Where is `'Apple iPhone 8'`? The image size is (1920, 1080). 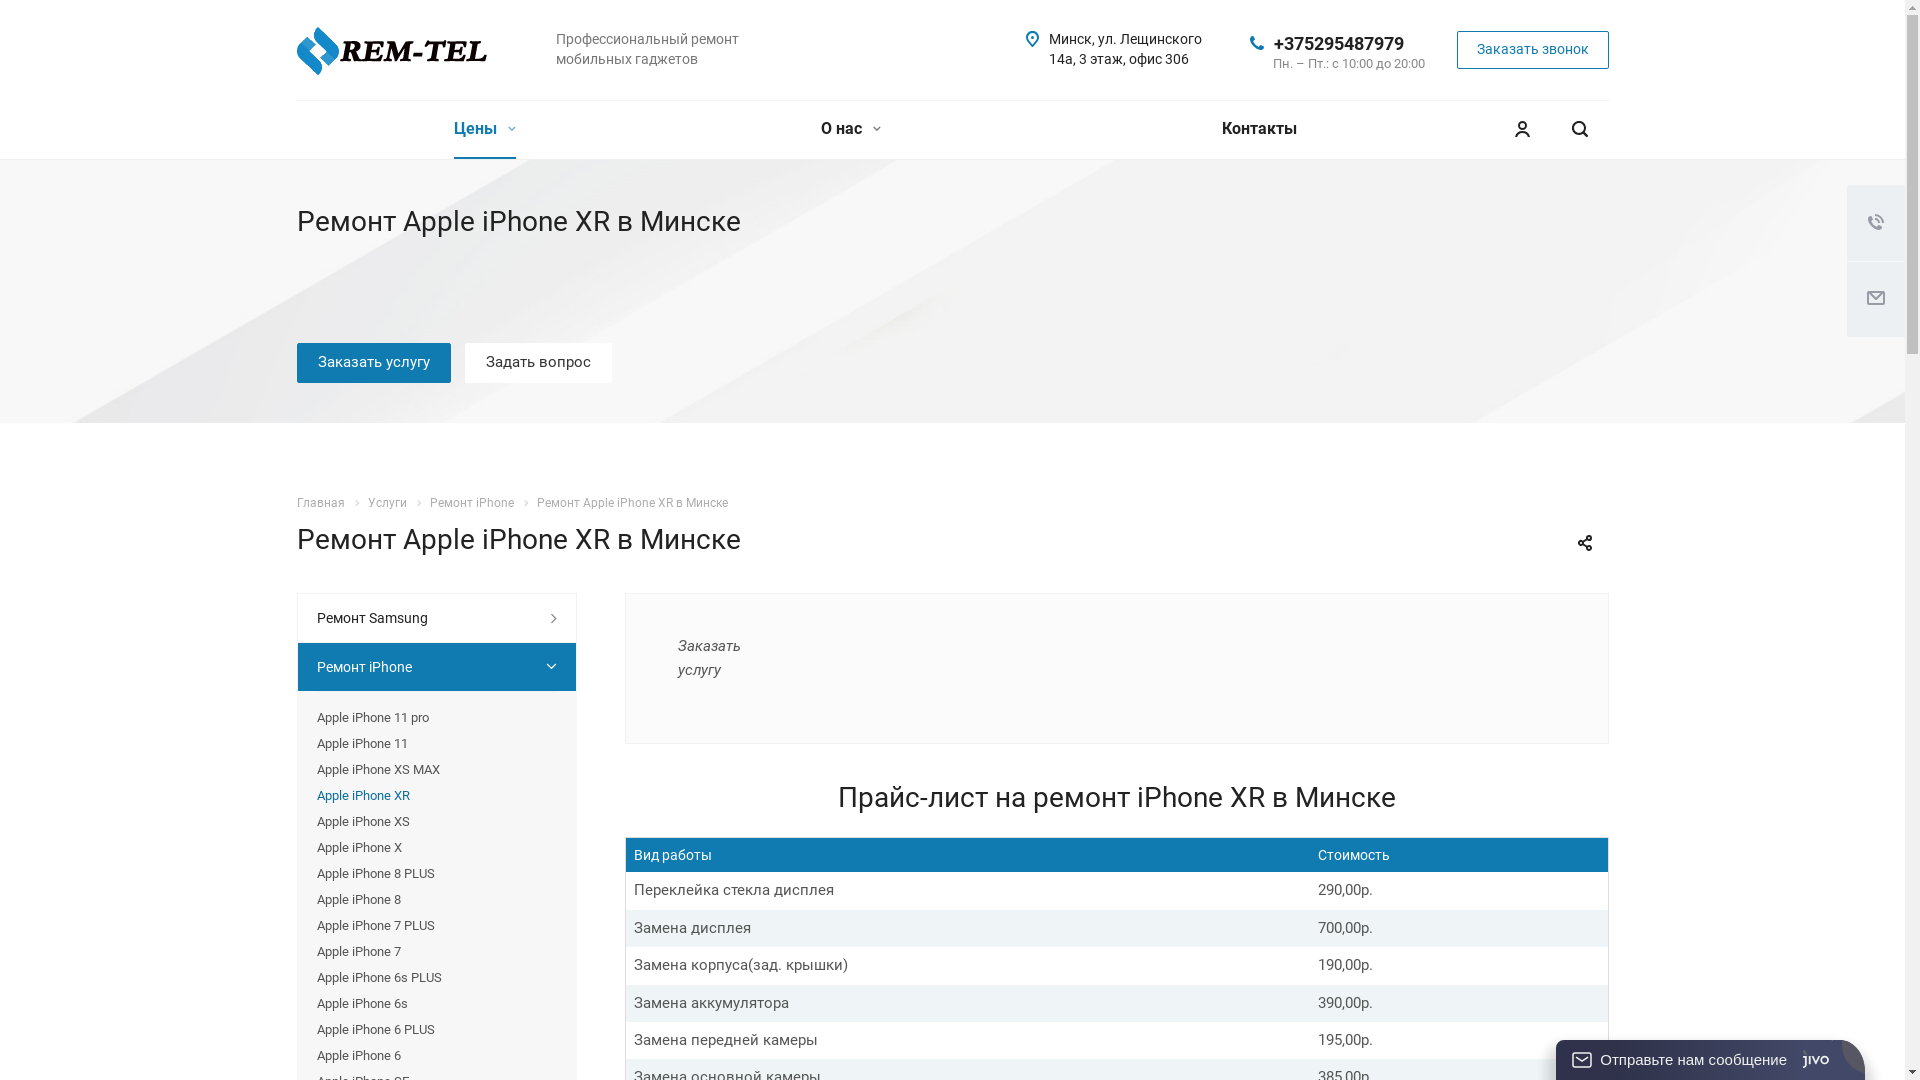 'Apple iPhone 8' is located at coordinates (435, 898).